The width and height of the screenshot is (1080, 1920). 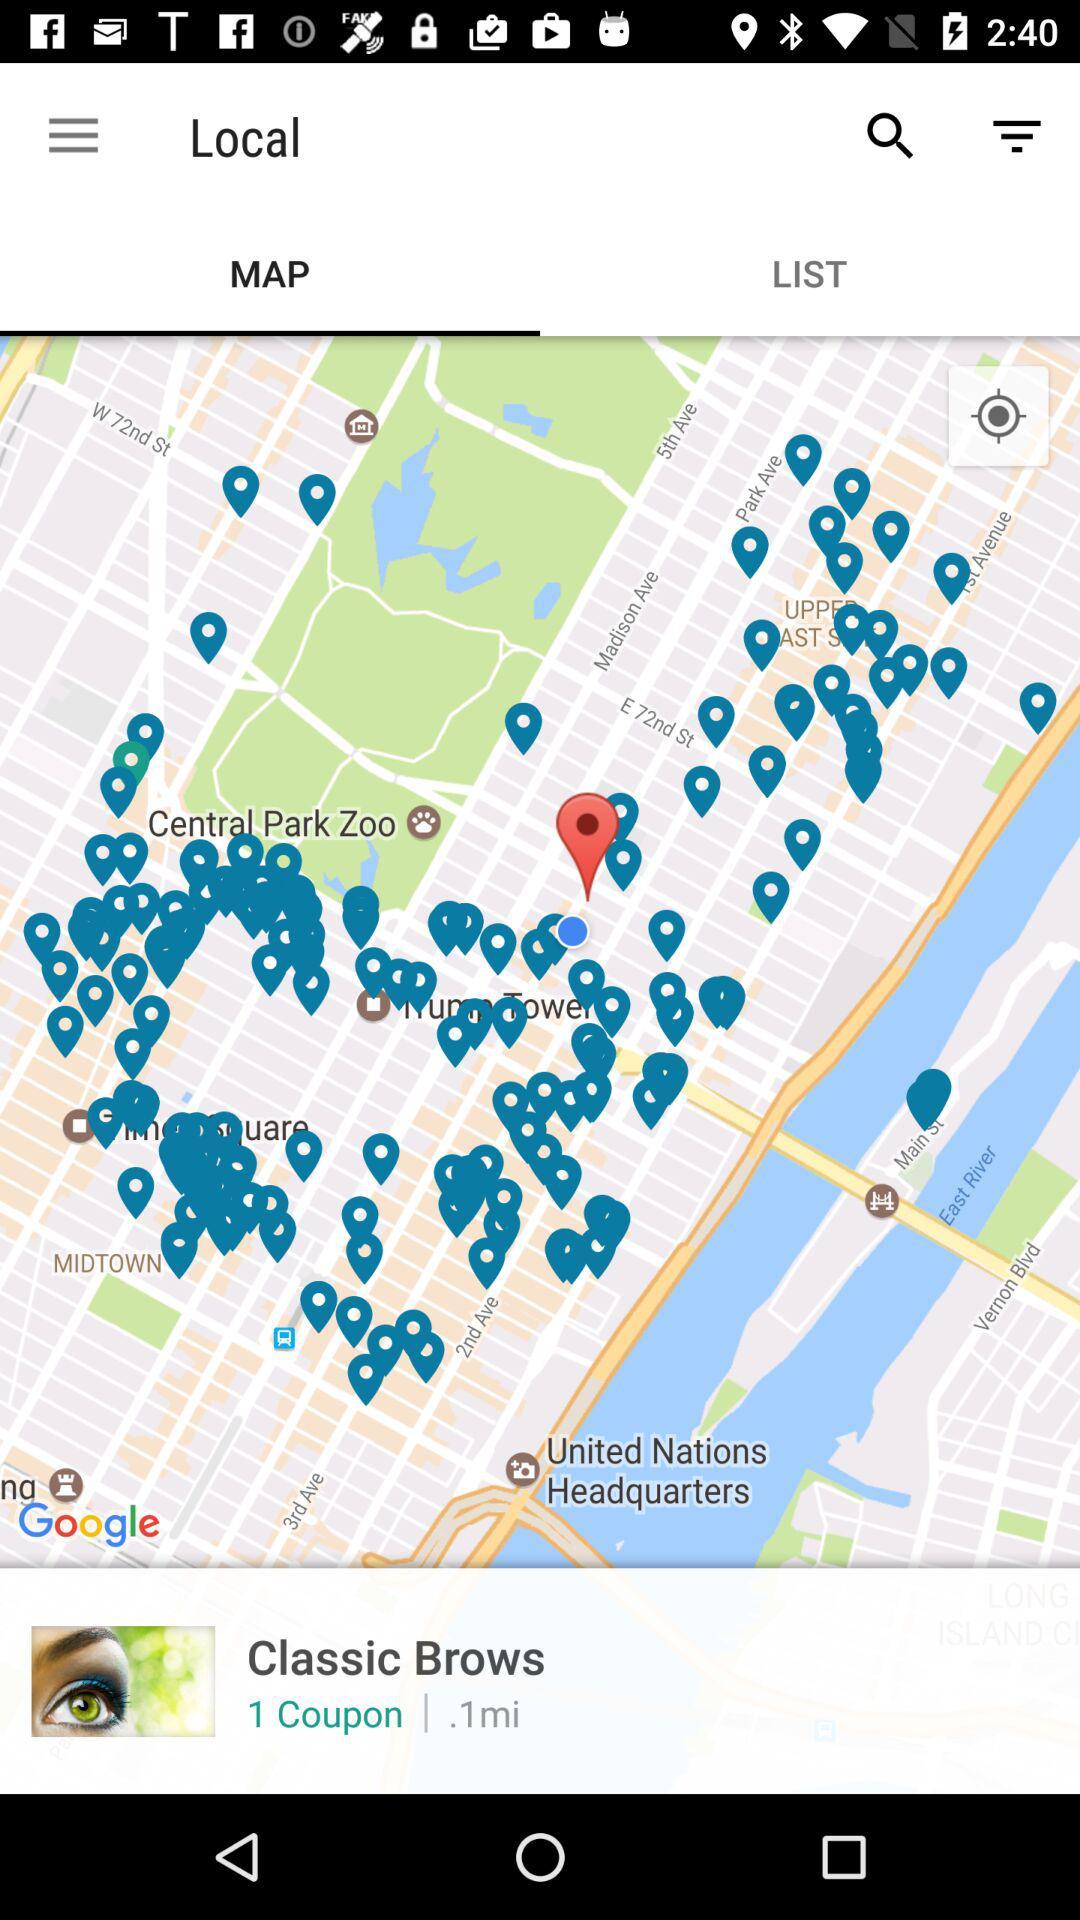 What do you see at coordinates (540, 1064) in the screenshot?
I see `the icon below map item` at bounding box center [540, 1064].